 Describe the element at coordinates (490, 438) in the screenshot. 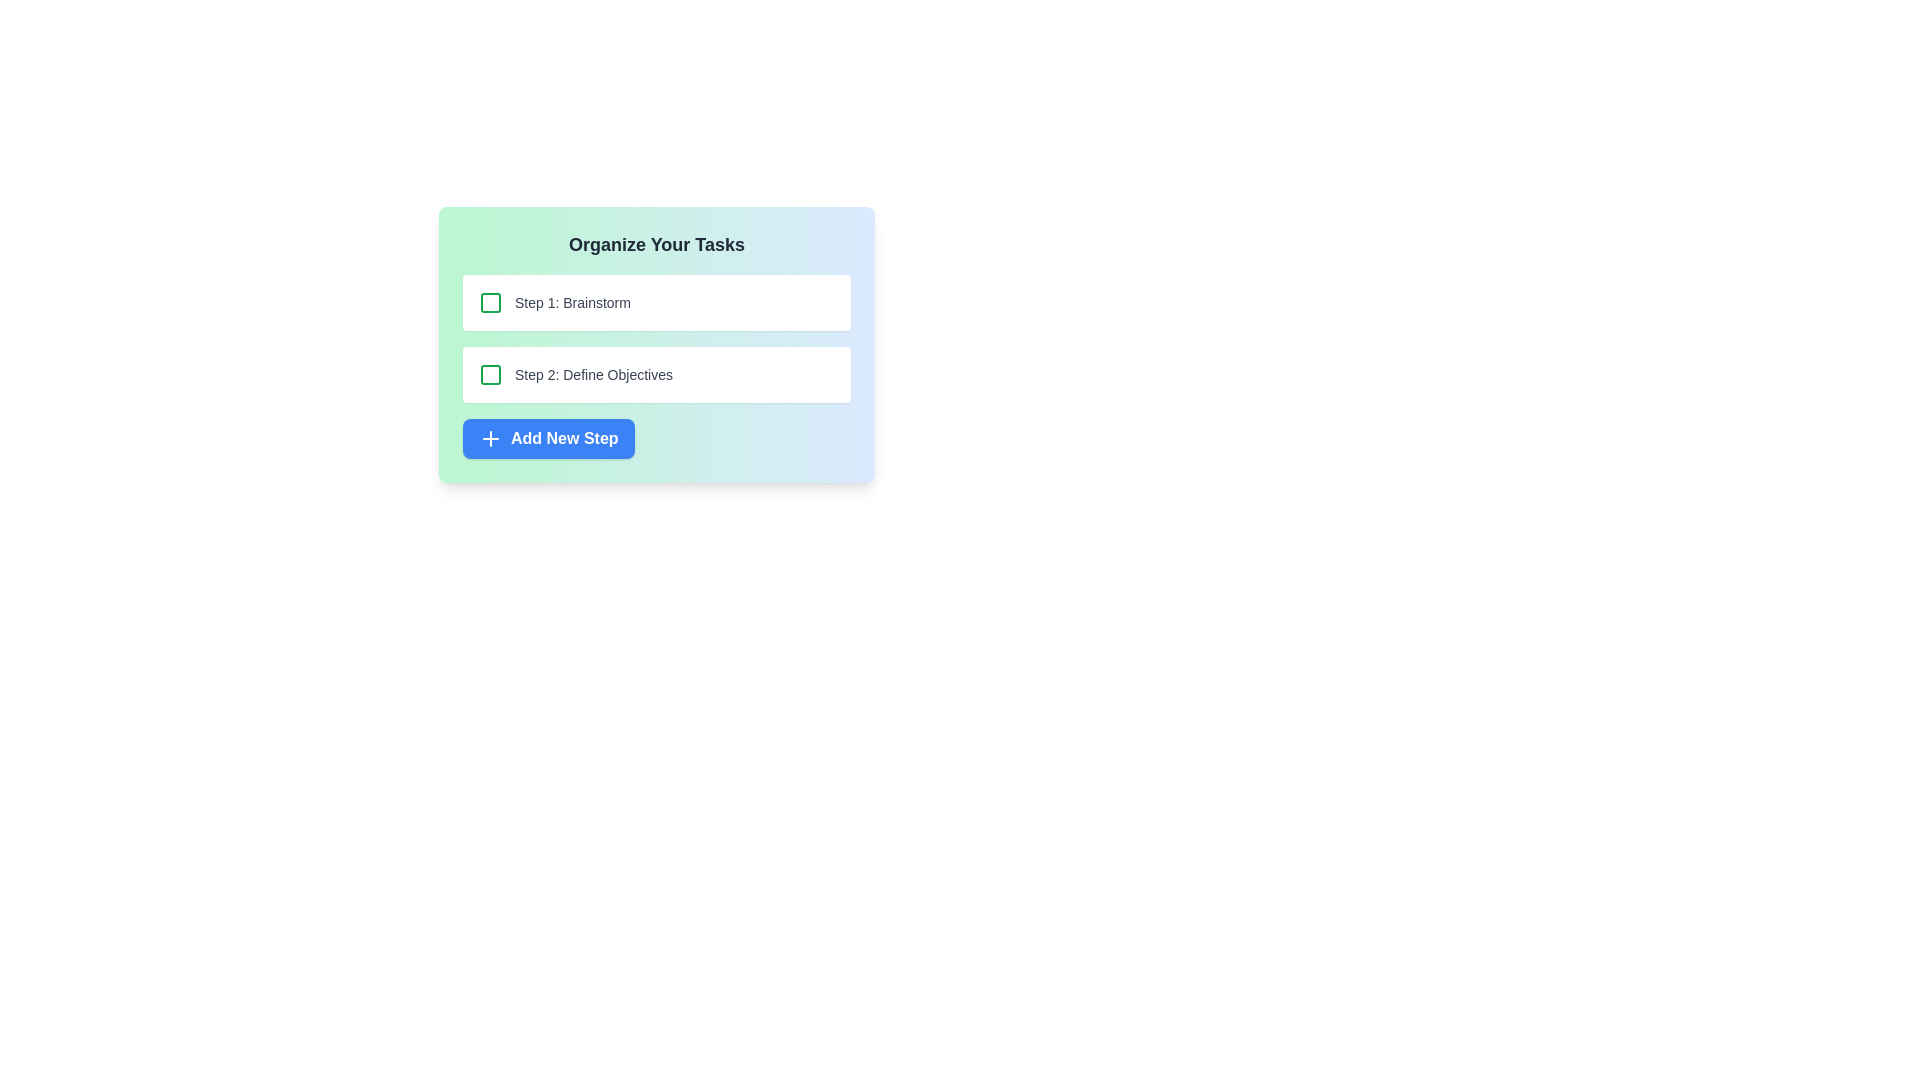

I see `the blue plus sign icon within the 'Add New Step' button located at the bottom of the 'Organize Your Tasks' panel to trigger a tooltip or UI response` at that location.